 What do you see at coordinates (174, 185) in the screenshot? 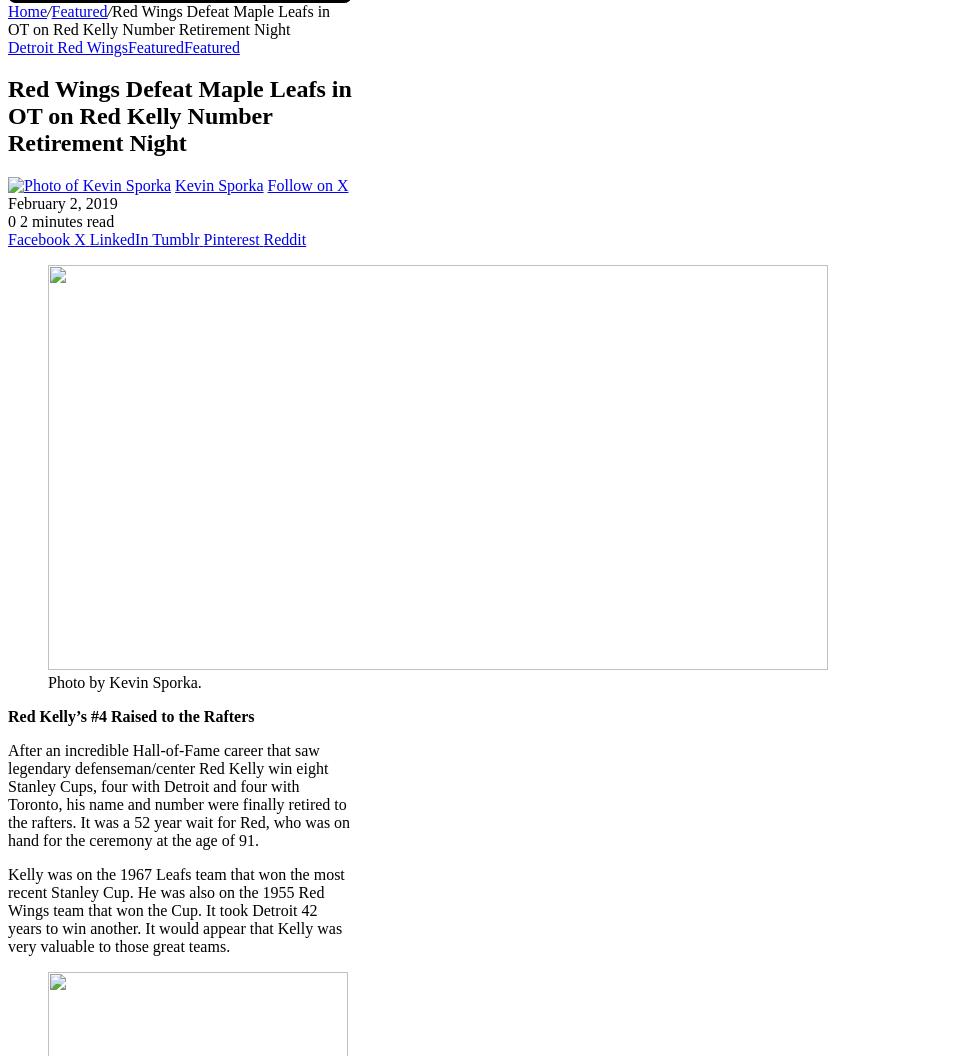
I see `'Kevin Sporka'` at bounding box center [174, 185].